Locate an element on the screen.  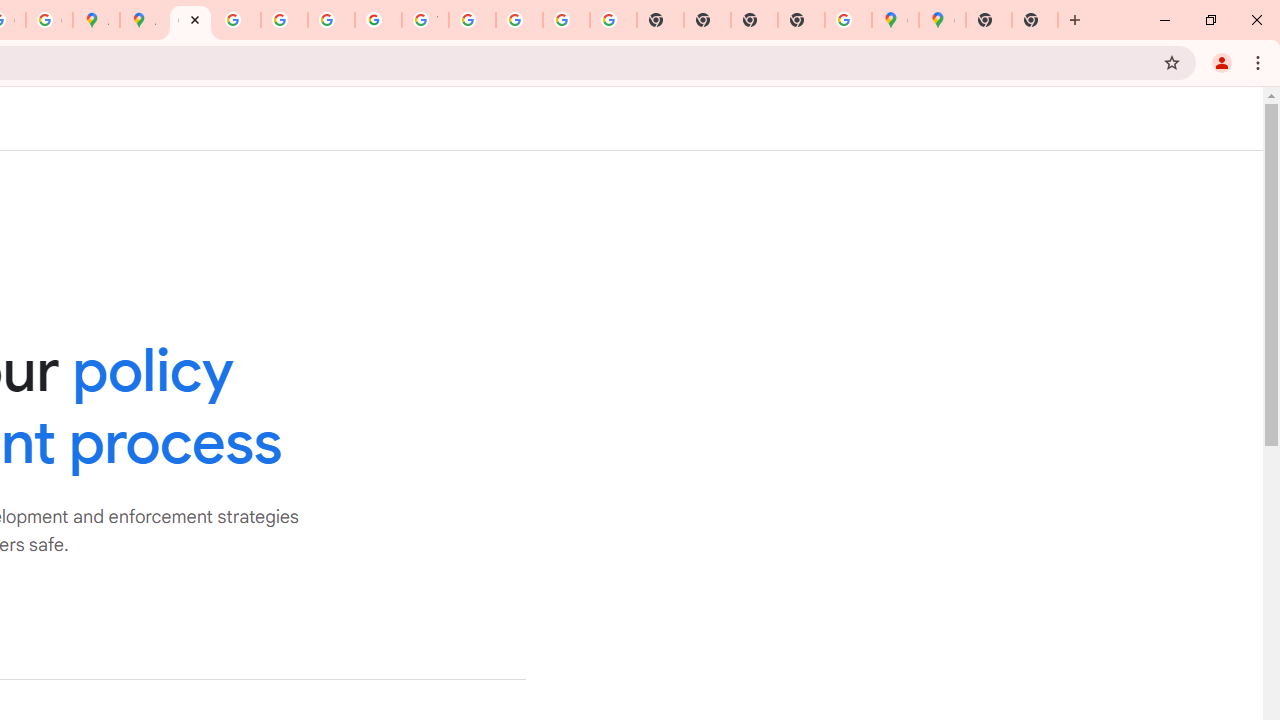
'Google Maps' is located at coordinates (894, 20).